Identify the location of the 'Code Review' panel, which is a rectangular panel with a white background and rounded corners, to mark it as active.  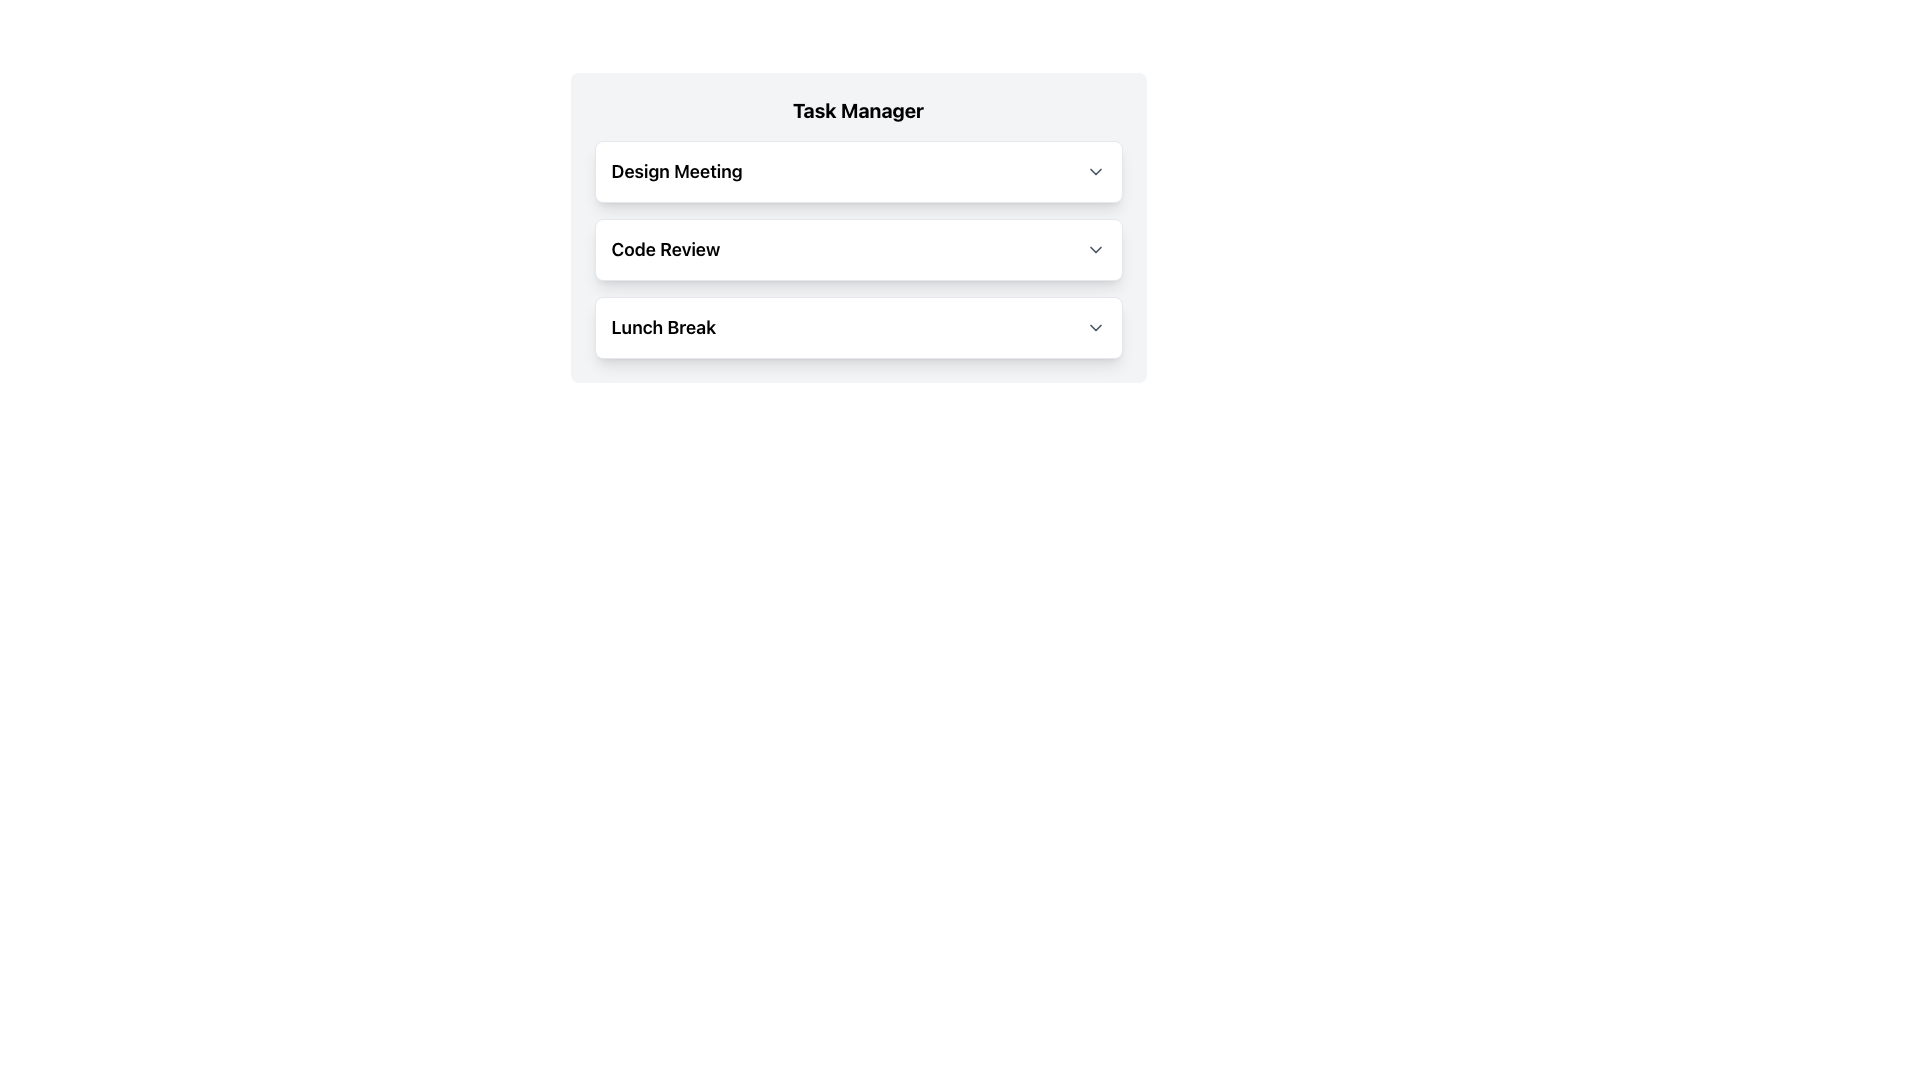
(858, 249).